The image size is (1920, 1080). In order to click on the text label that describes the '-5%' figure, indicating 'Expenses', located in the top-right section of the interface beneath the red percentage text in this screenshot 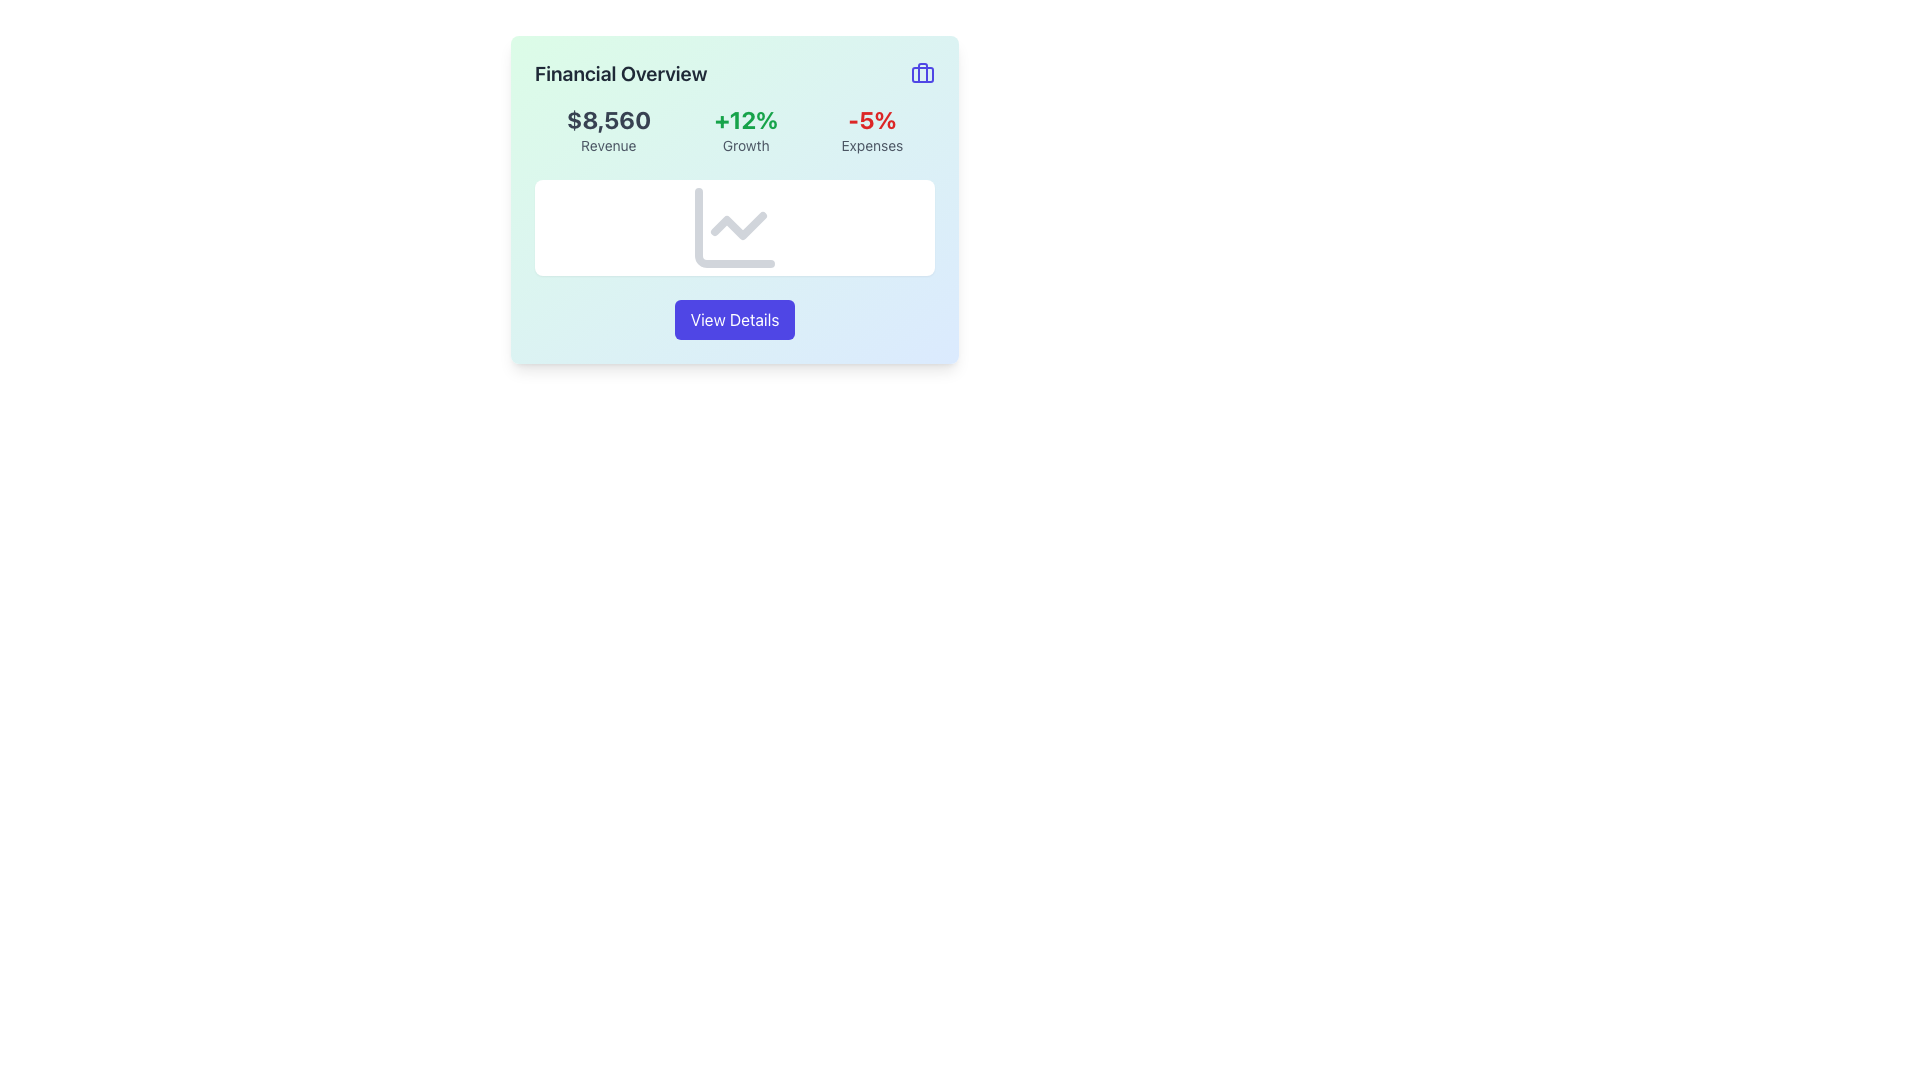, I will do `click(872, 145)`.